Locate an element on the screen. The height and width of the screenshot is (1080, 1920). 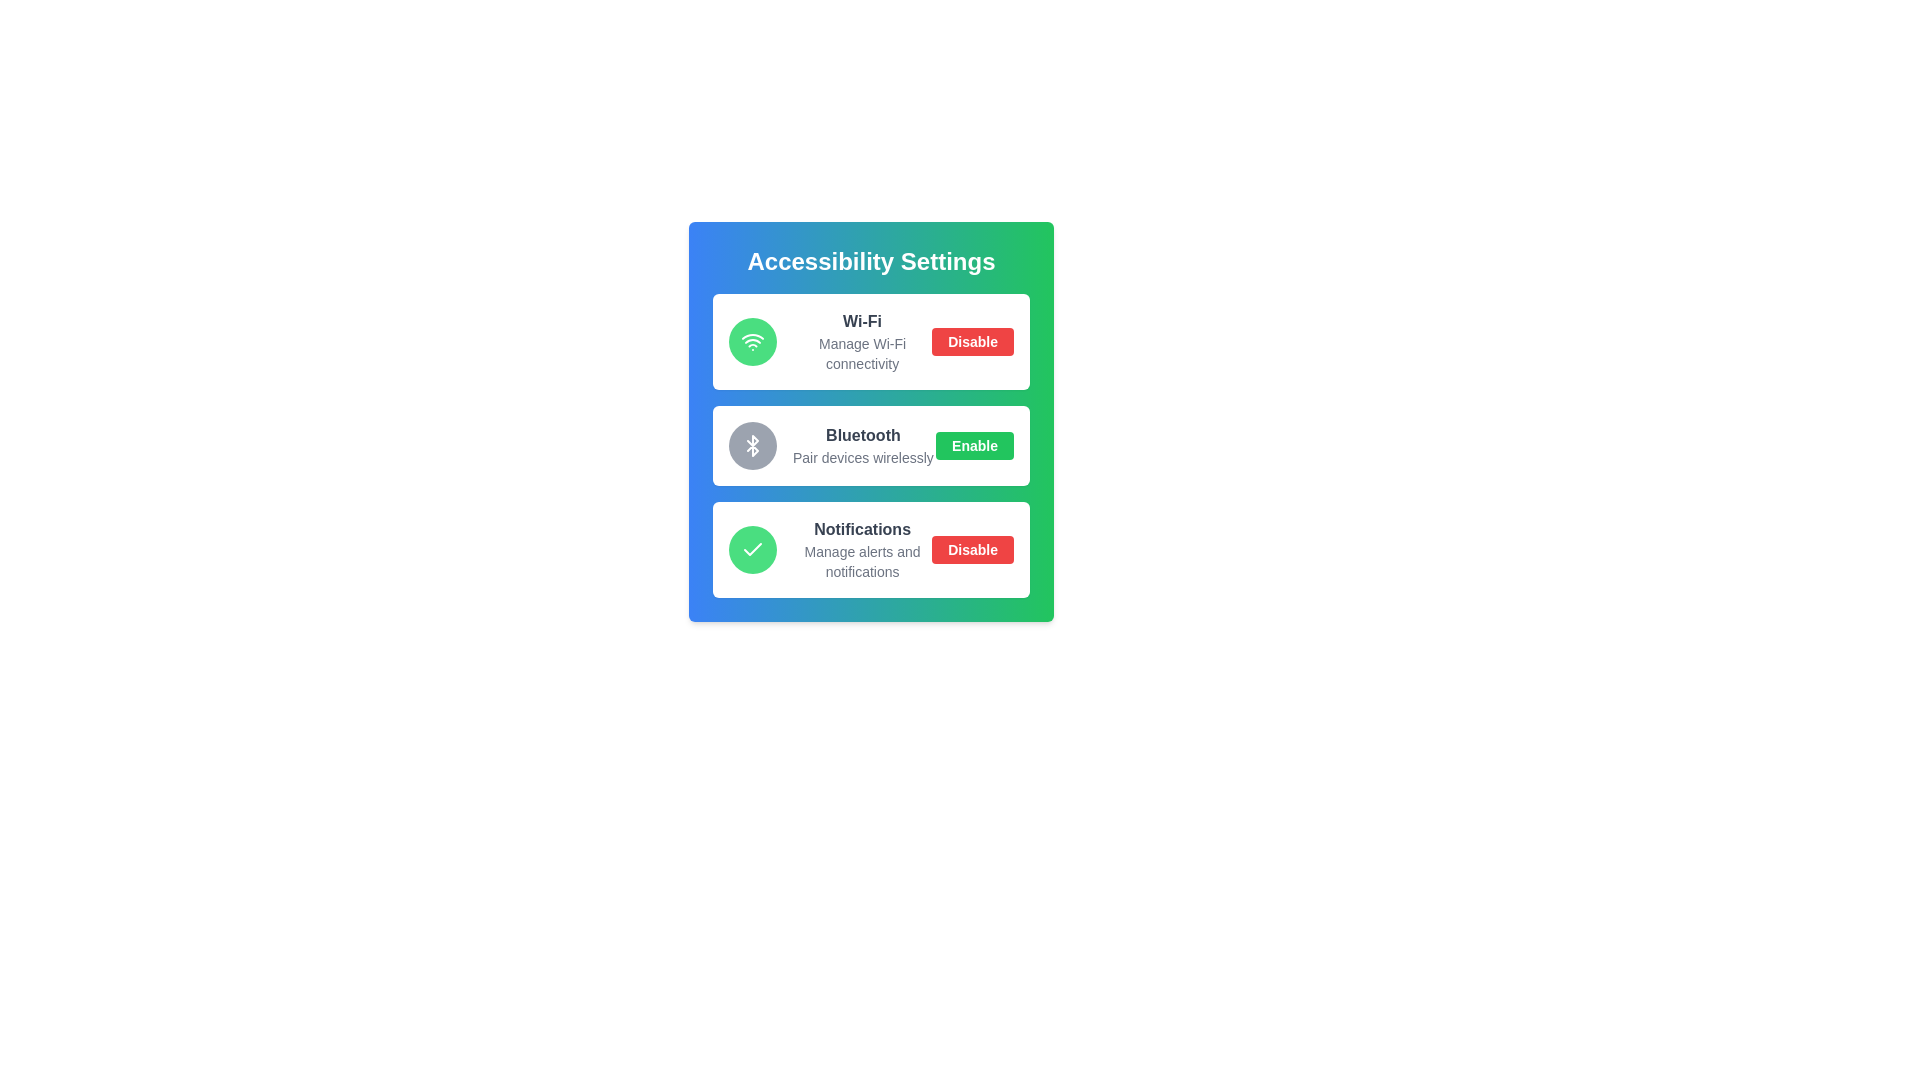
the icon for the Notifications setting is located at coordinates (752, 550).